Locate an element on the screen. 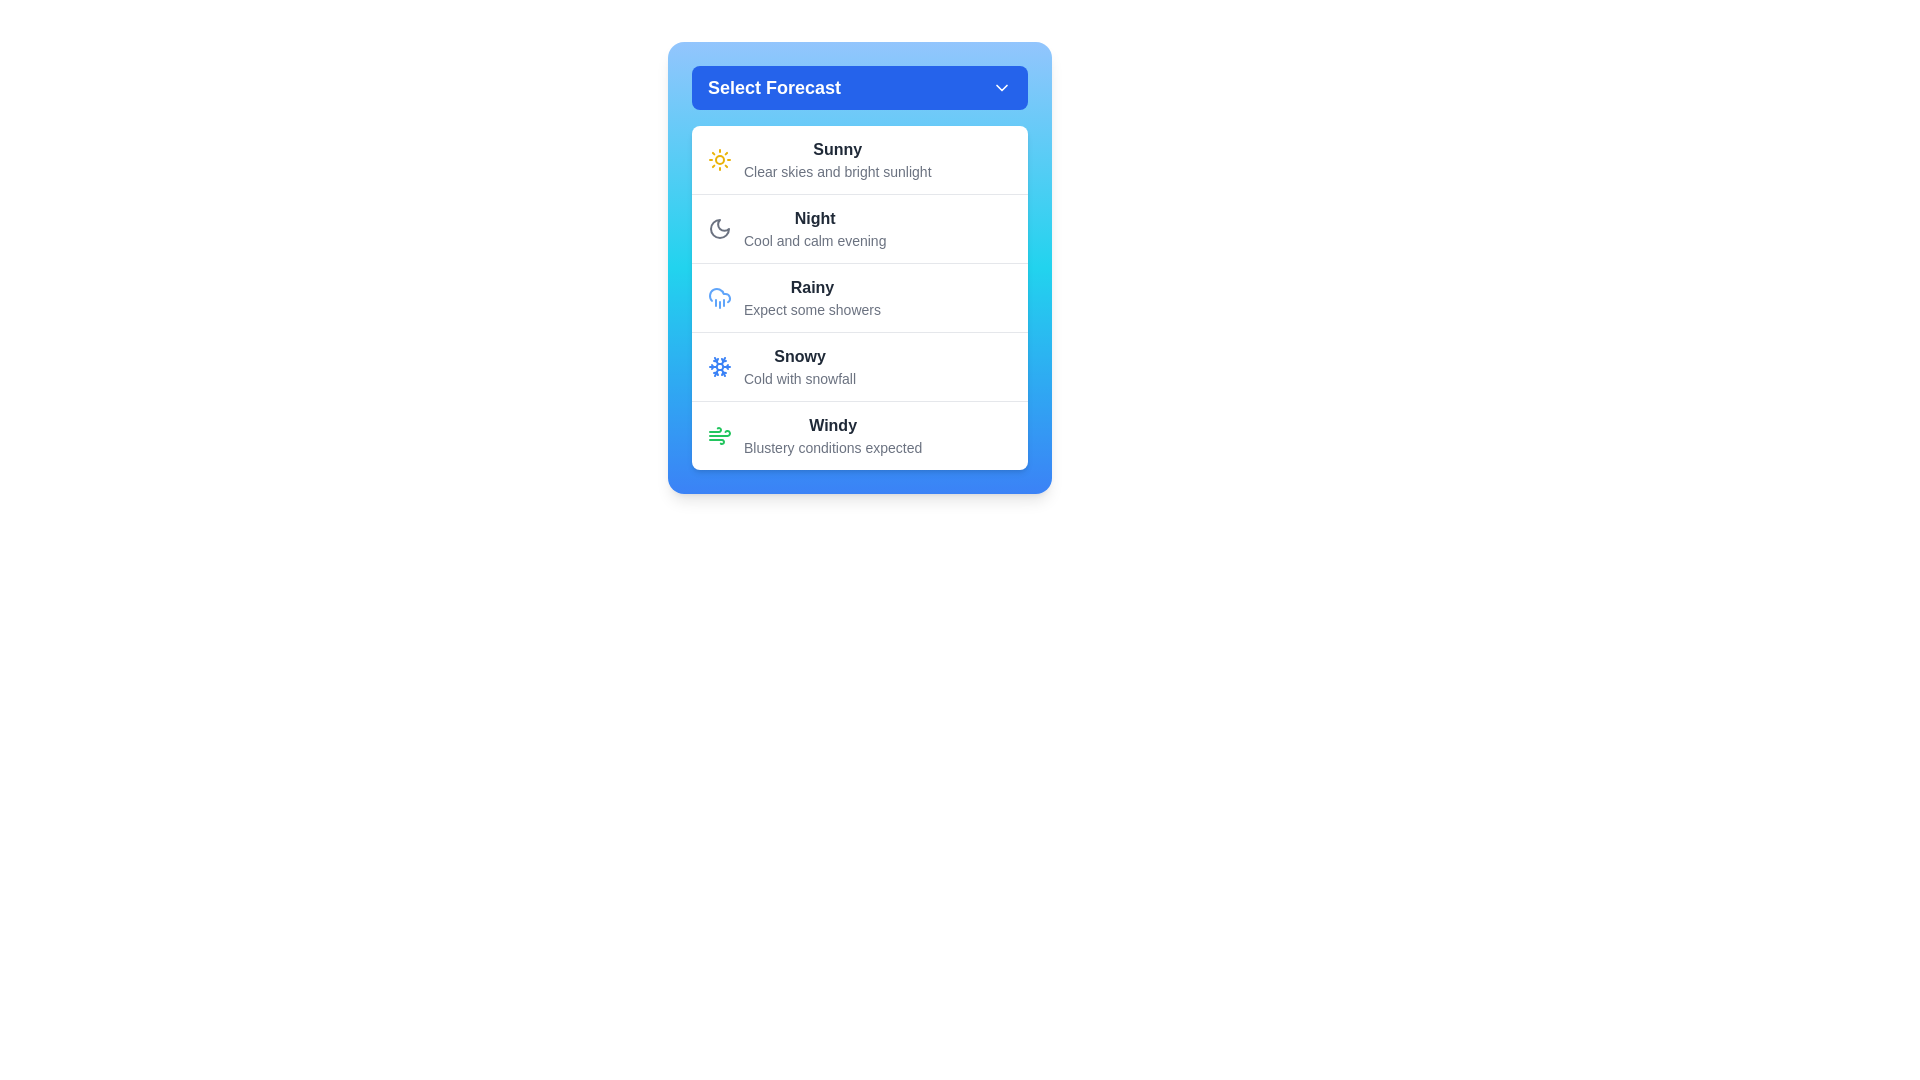  the 'Night' weather condition list item is located at coordinates (859, 227).